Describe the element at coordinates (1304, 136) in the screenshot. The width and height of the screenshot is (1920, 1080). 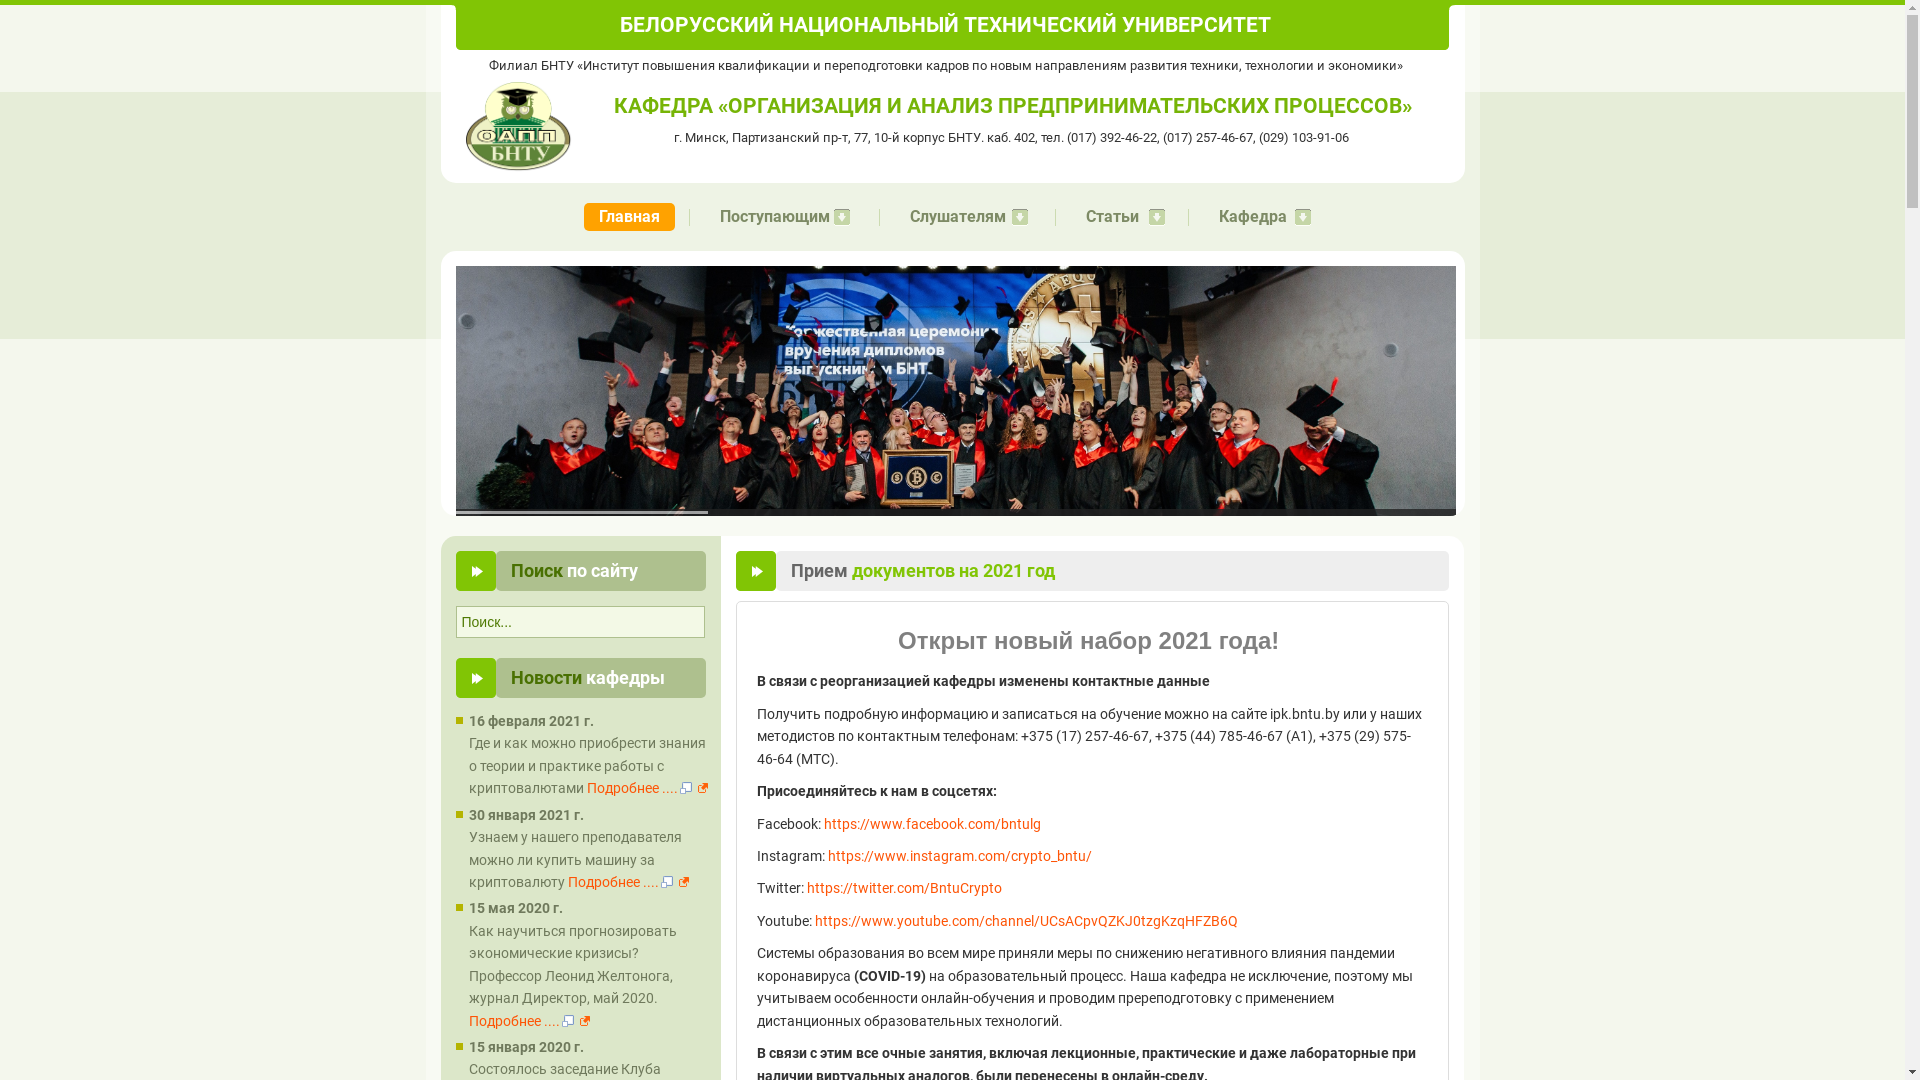
I see `'(029) 103-91-06'` at that location.